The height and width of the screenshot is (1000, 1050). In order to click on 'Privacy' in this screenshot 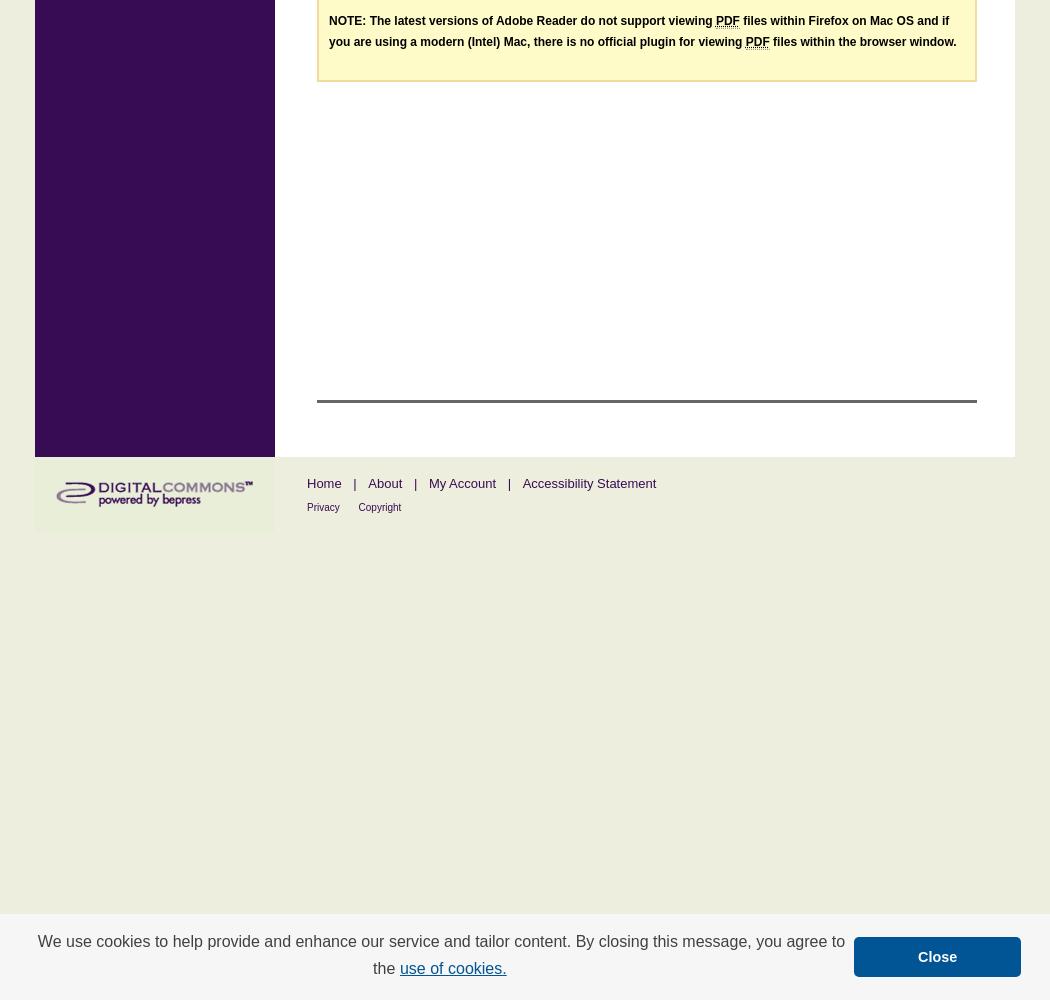, I will do `click(307, 507)`.